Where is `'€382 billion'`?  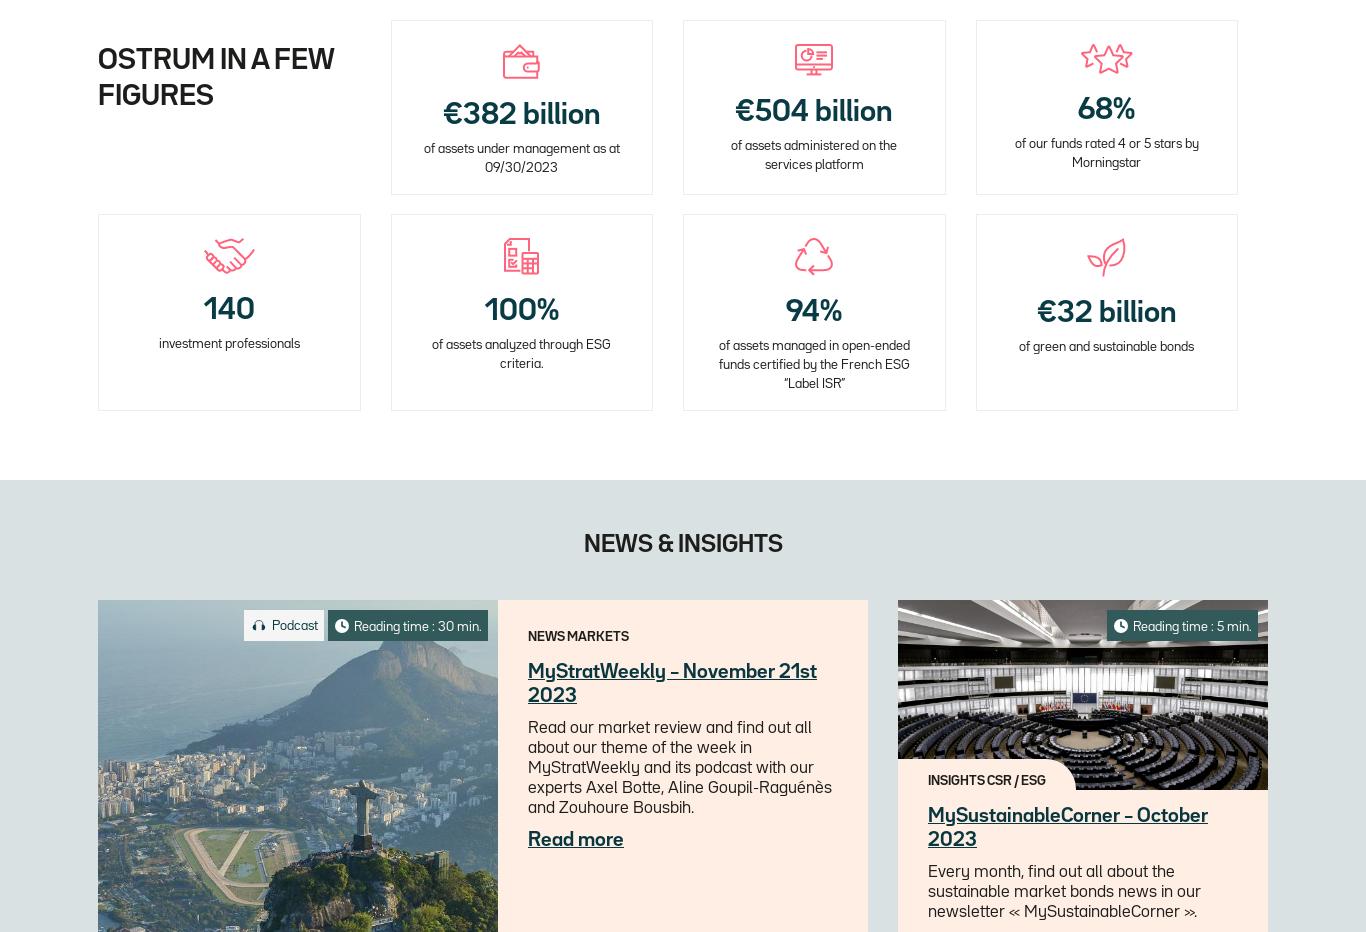
'€382 billion' is located at coordinates (441, 115).